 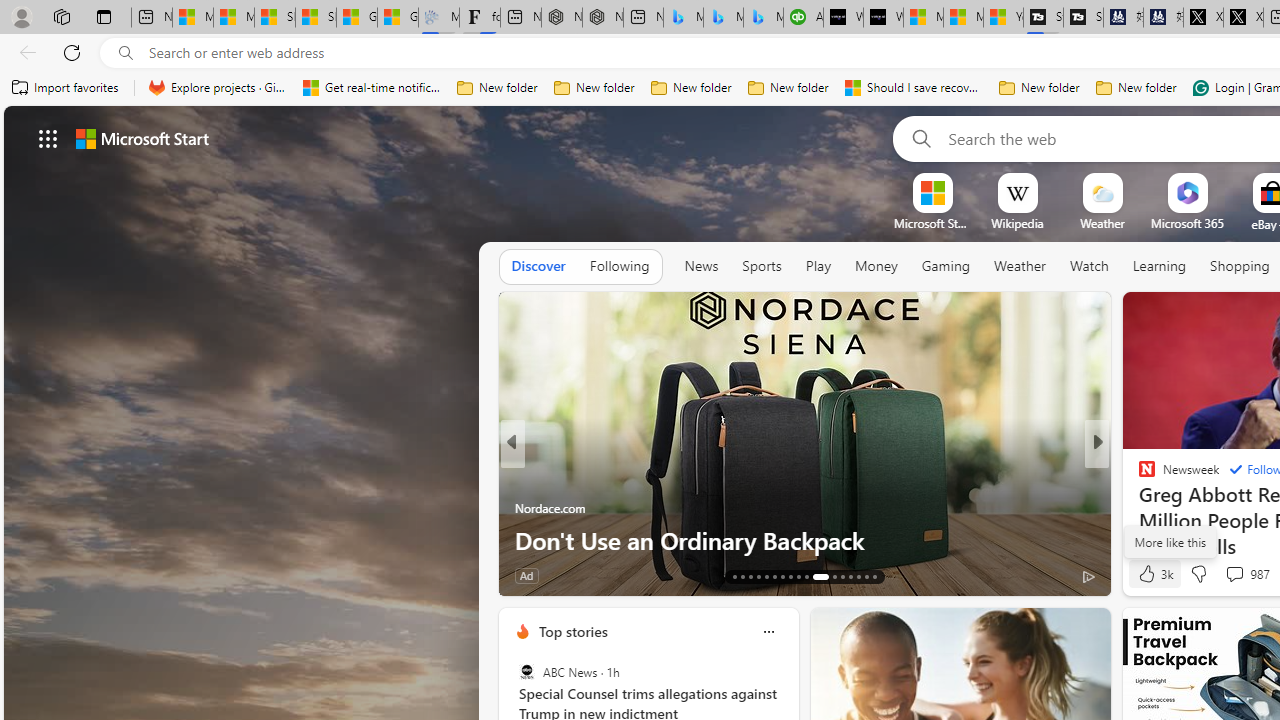 What do you see at coordinates (701, 266) in the screenshot?
I see `'News'` at bounding box center [701, 266].